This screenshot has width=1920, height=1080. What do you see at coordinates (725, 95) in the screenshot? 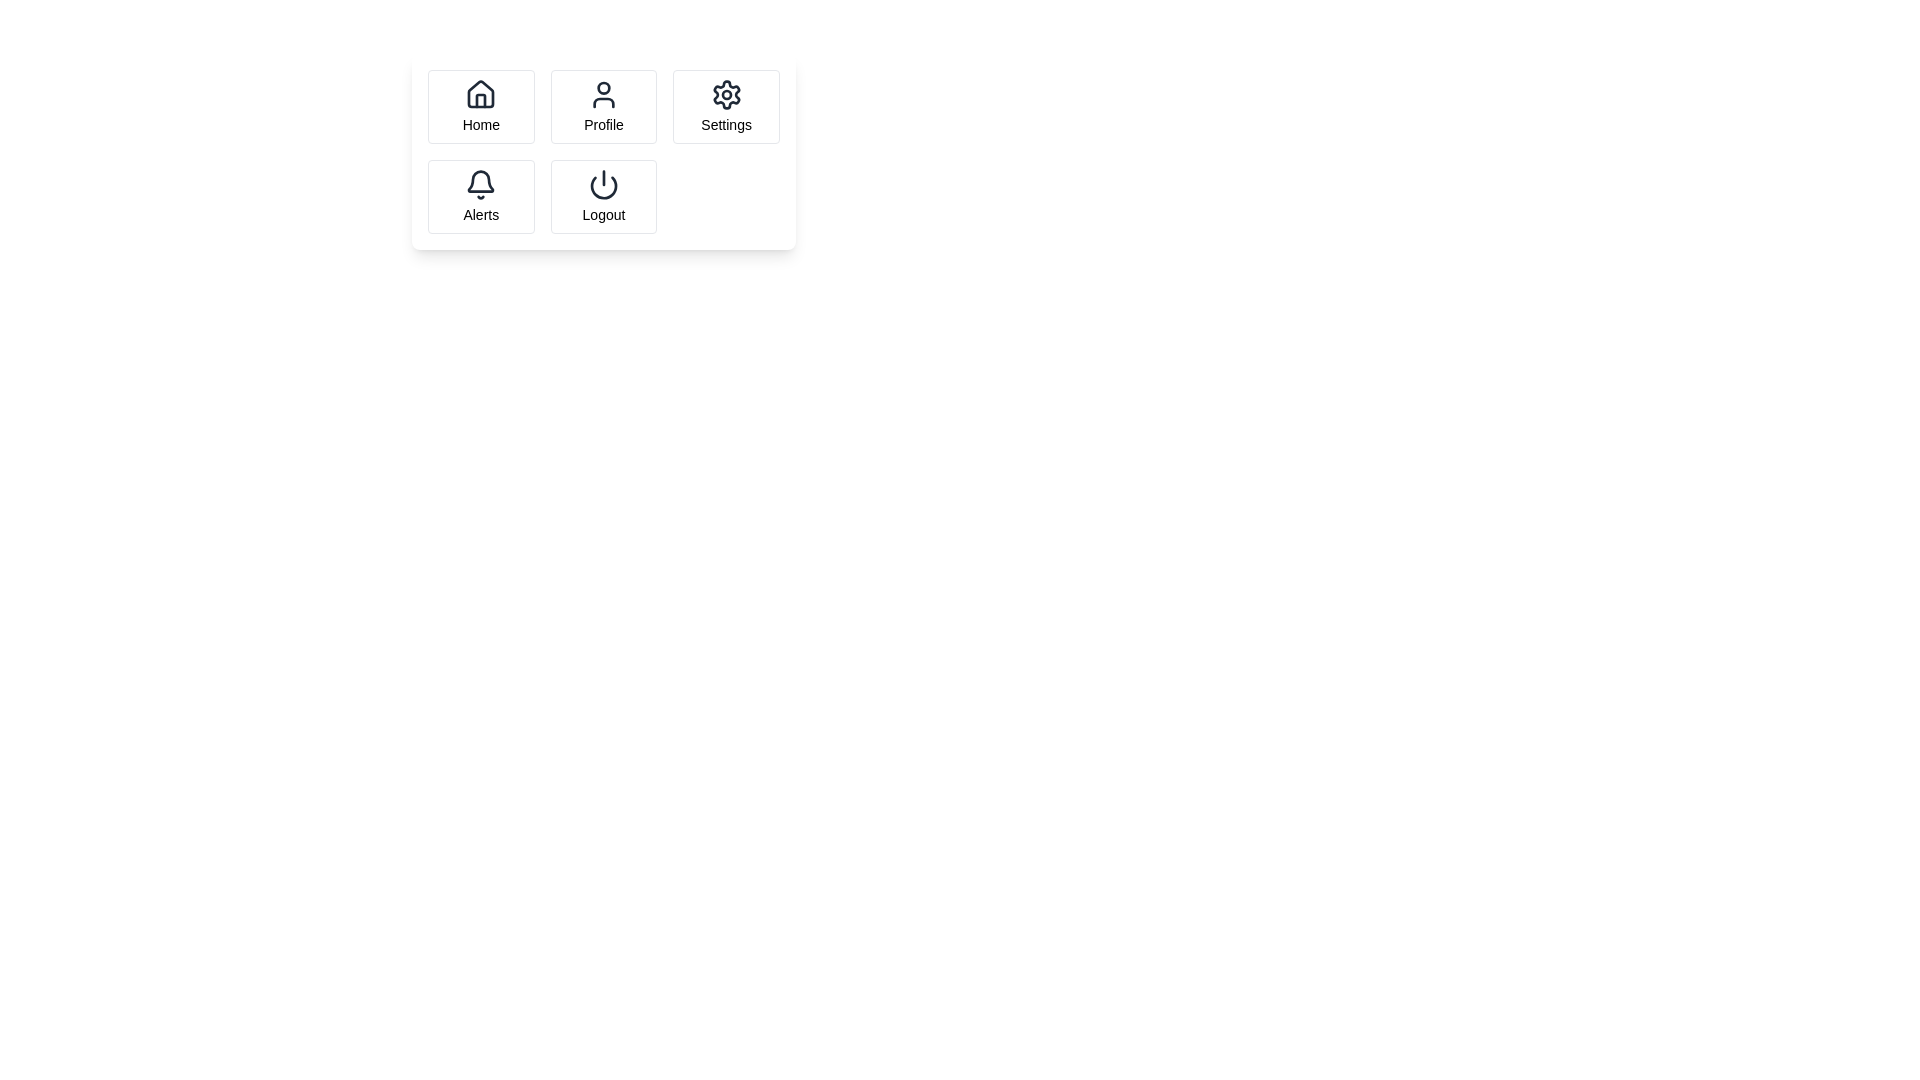
I see `the gear-shaped icon representing settings, located in the top right corner of the icon grid` at bounding box center [725, 95].